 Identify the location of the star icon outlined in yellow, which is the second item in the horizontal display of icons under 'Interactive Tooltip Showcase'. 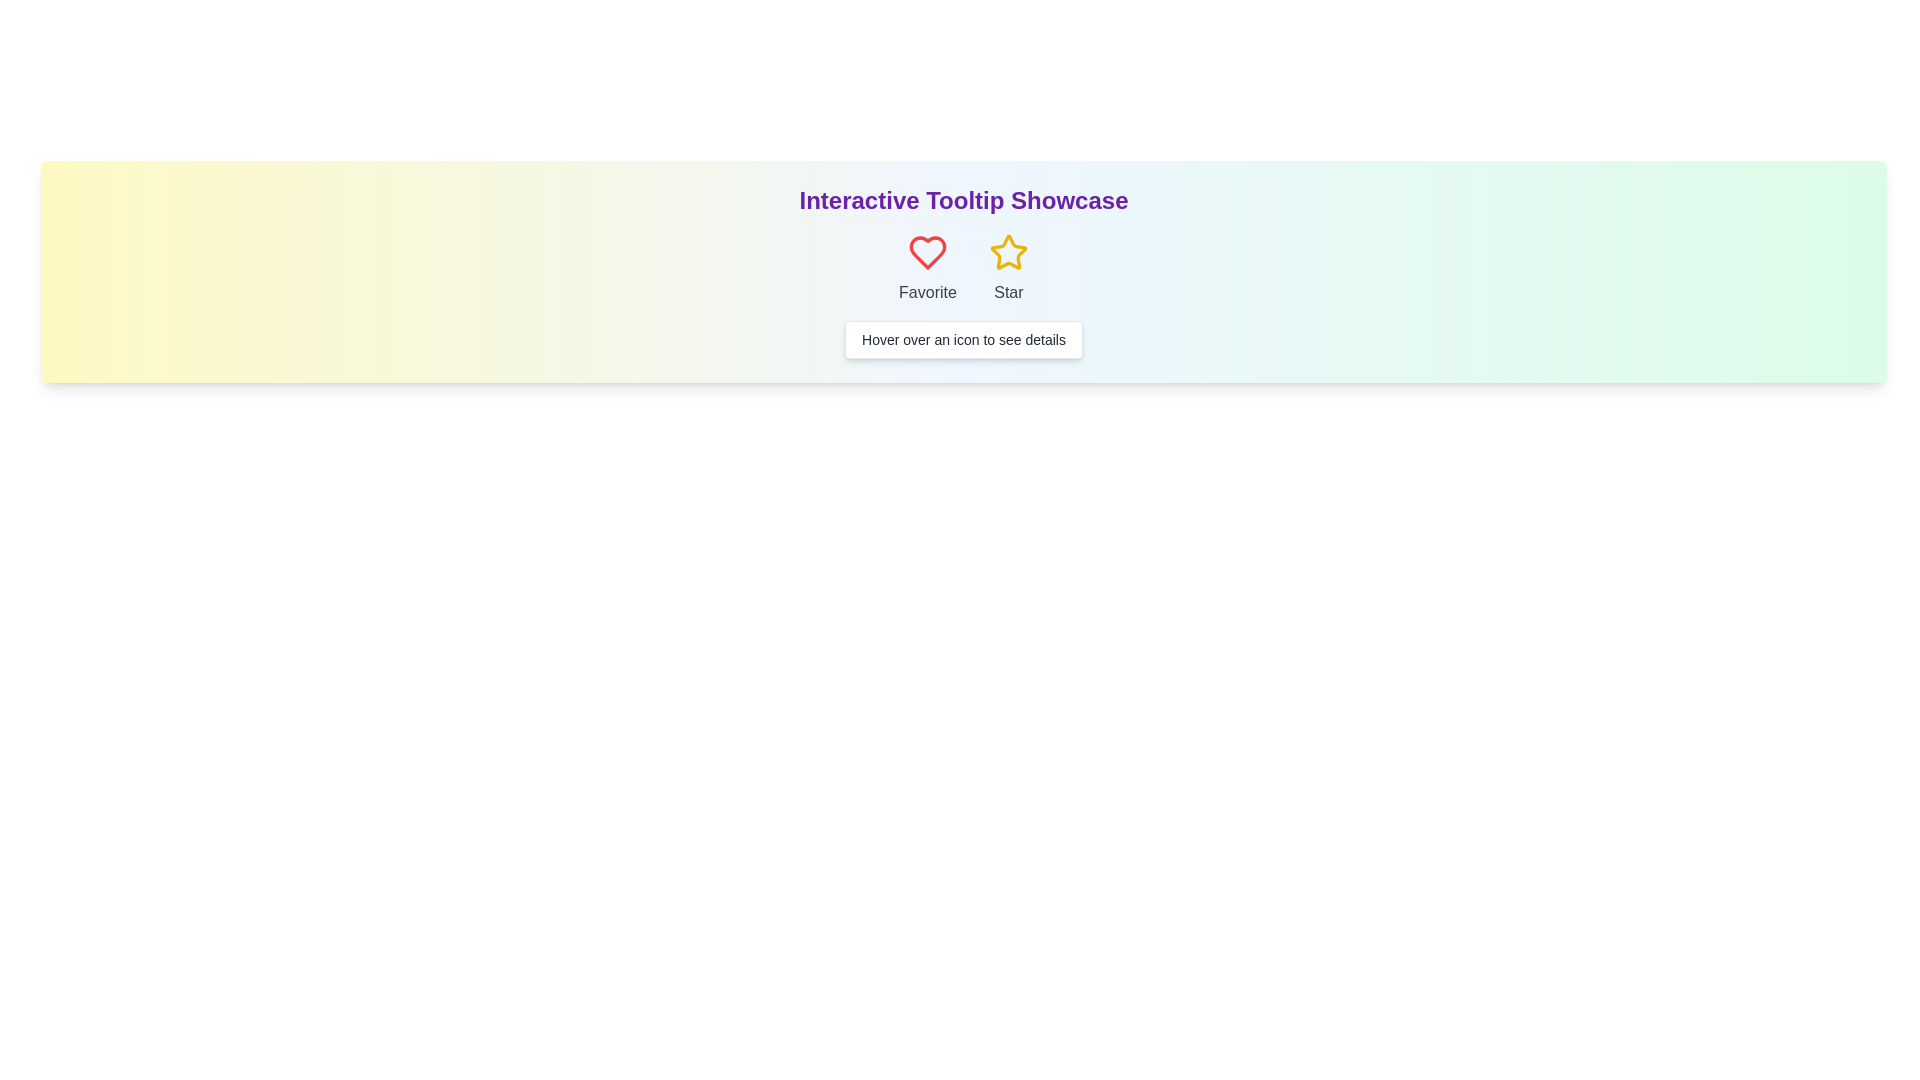
(1008, 252).